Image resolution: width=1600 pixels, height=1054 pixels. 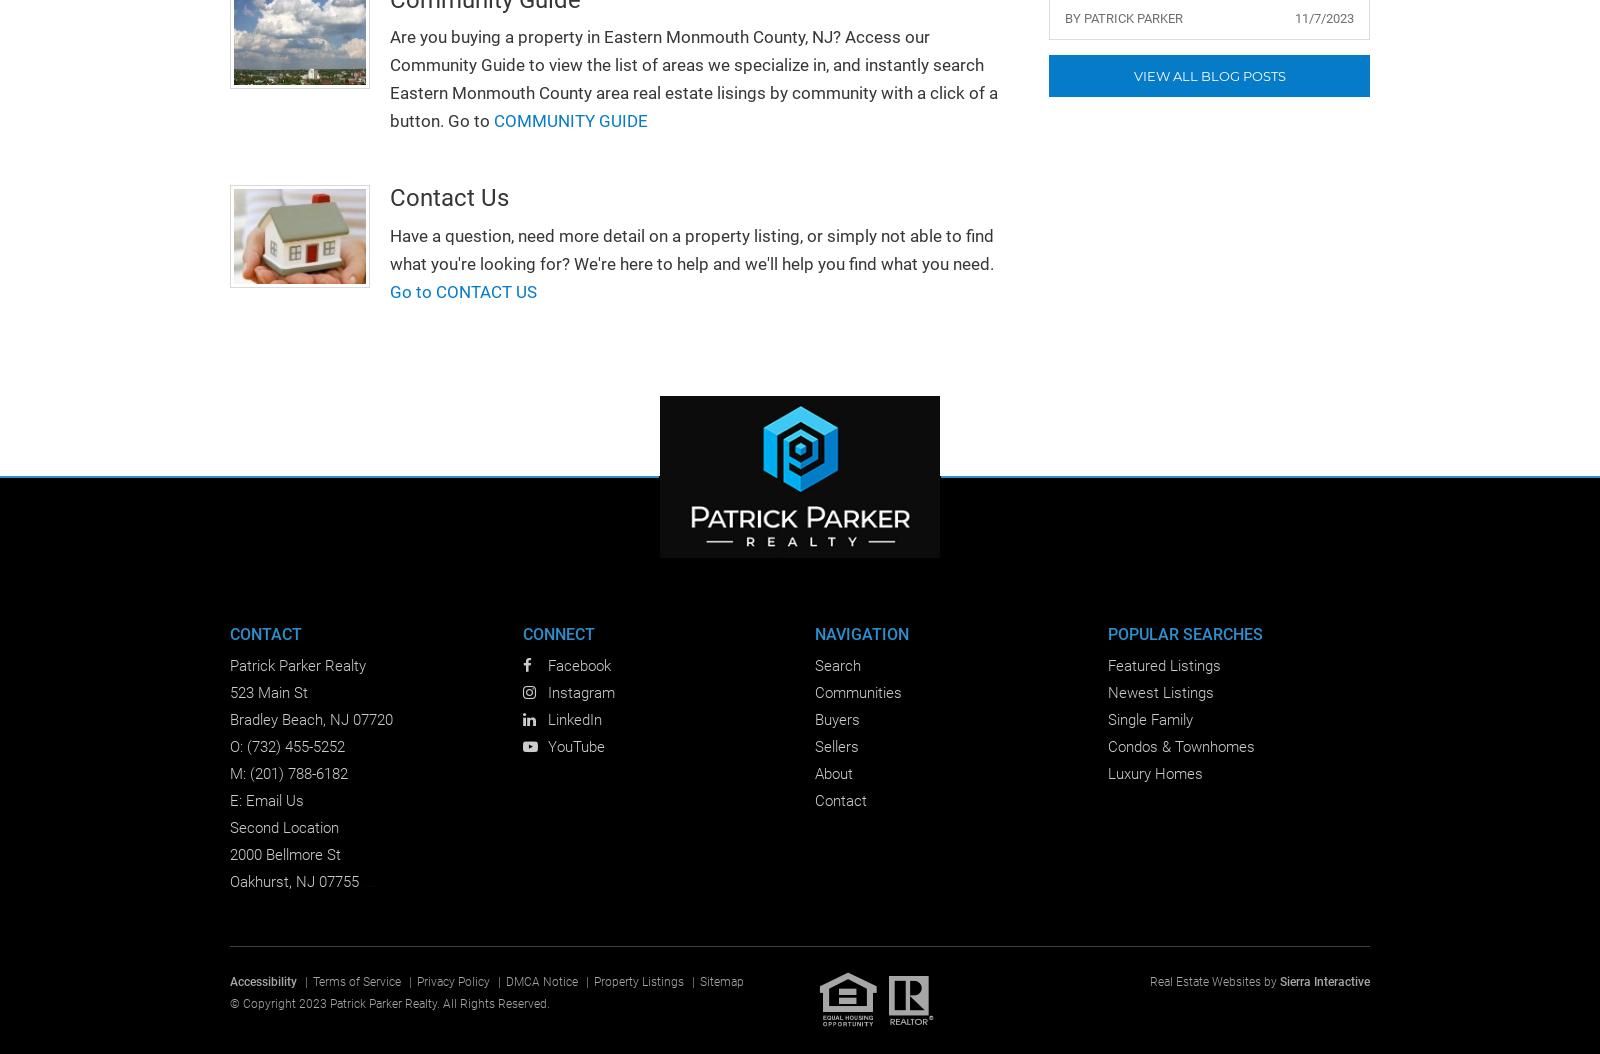 I want to click on 'Second Location', so click(x=284, y=827).